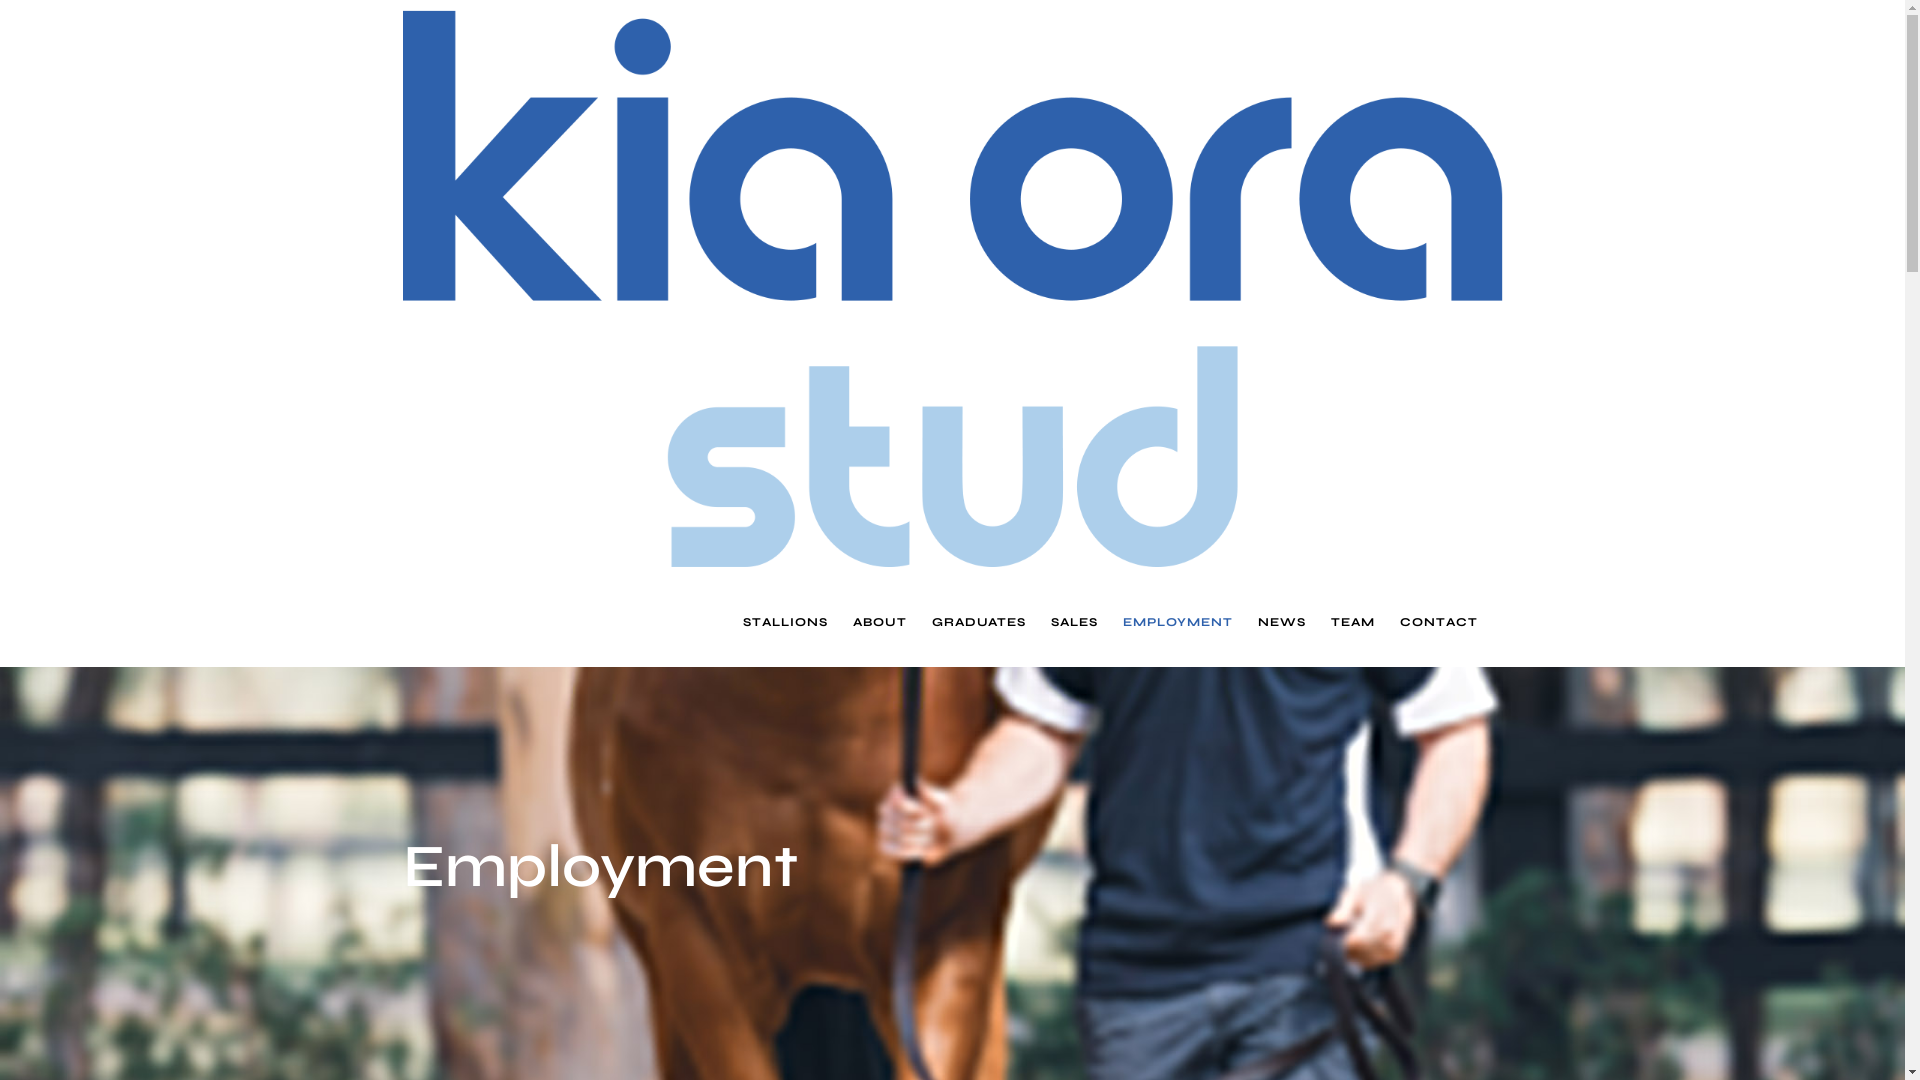 The width and height of the screenshot is (1920, 1080). What do you see at coordinates (1438, 620) in the screenshot?
I see `'CONTACT'` at bounding box center [1438, 620].